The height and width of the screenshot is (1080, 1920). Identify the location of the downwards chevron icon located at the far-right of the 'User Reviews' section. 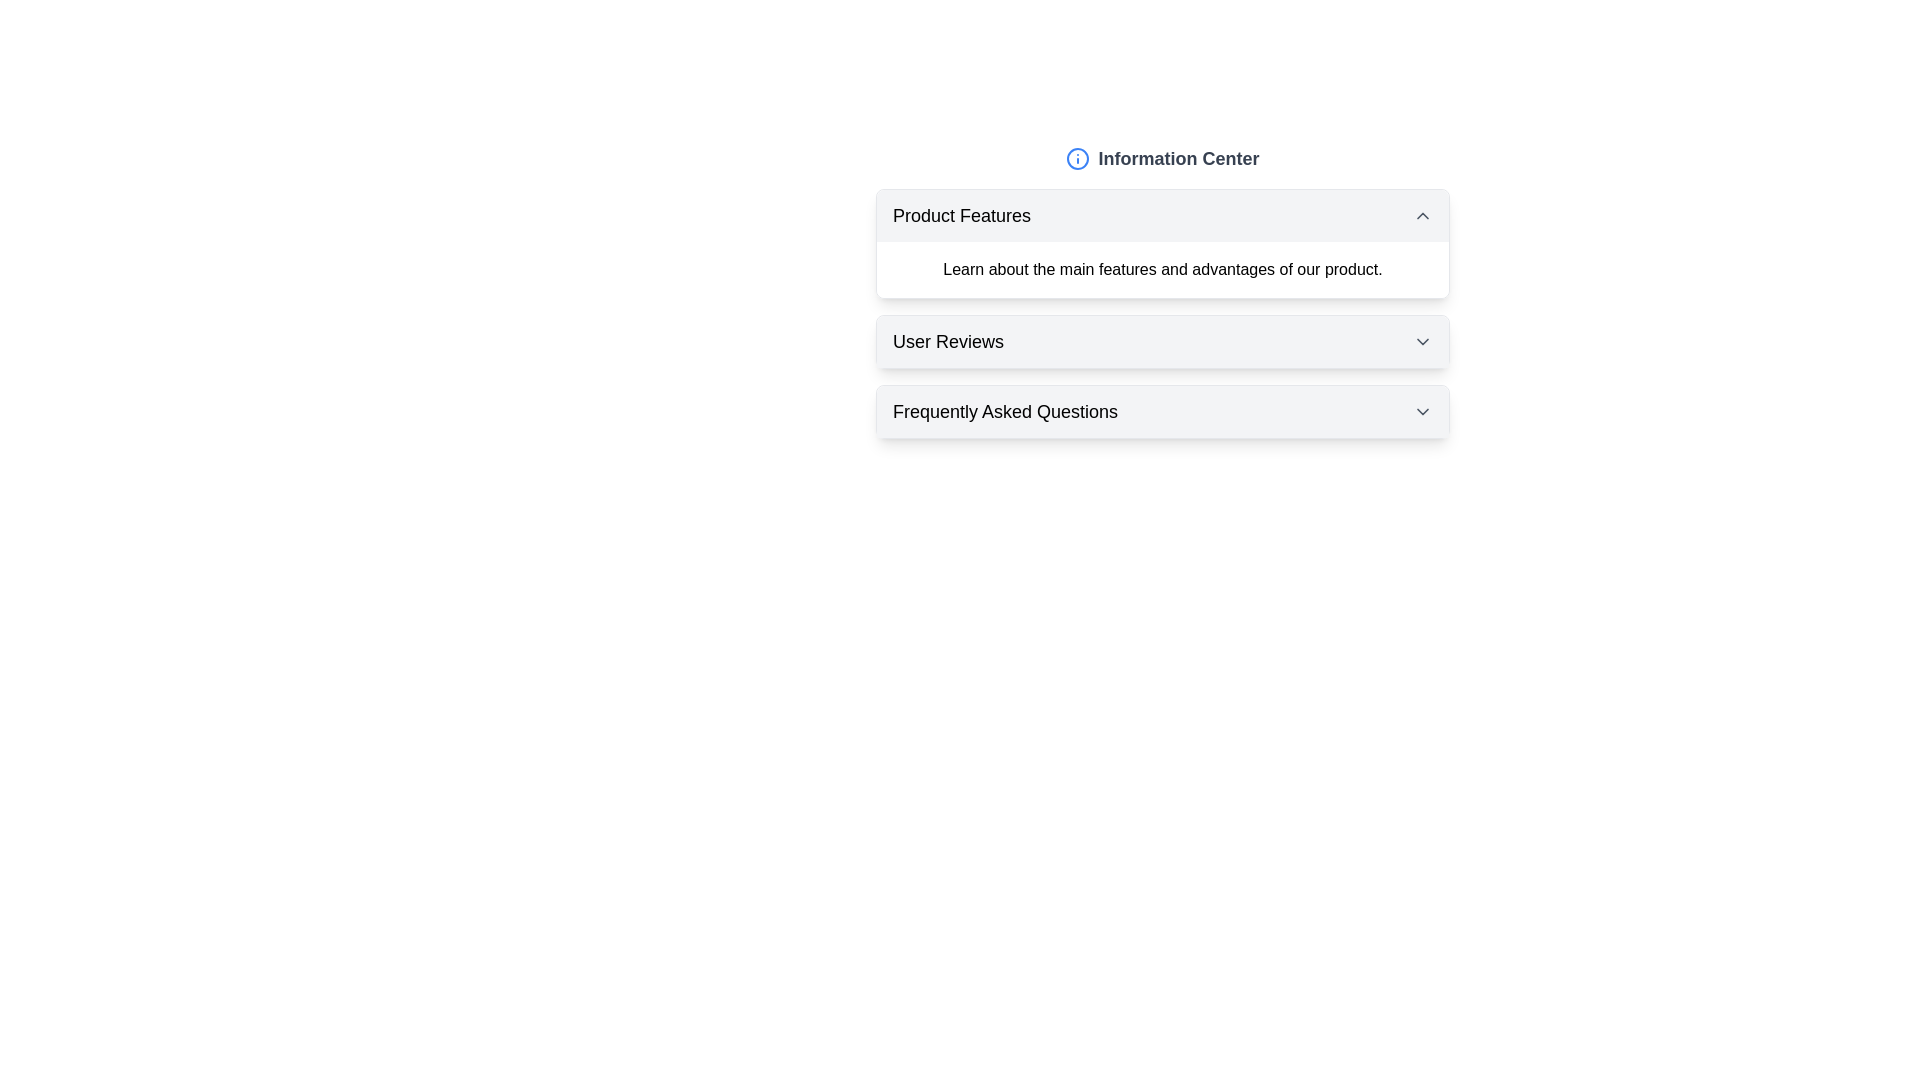
(1421, 341).